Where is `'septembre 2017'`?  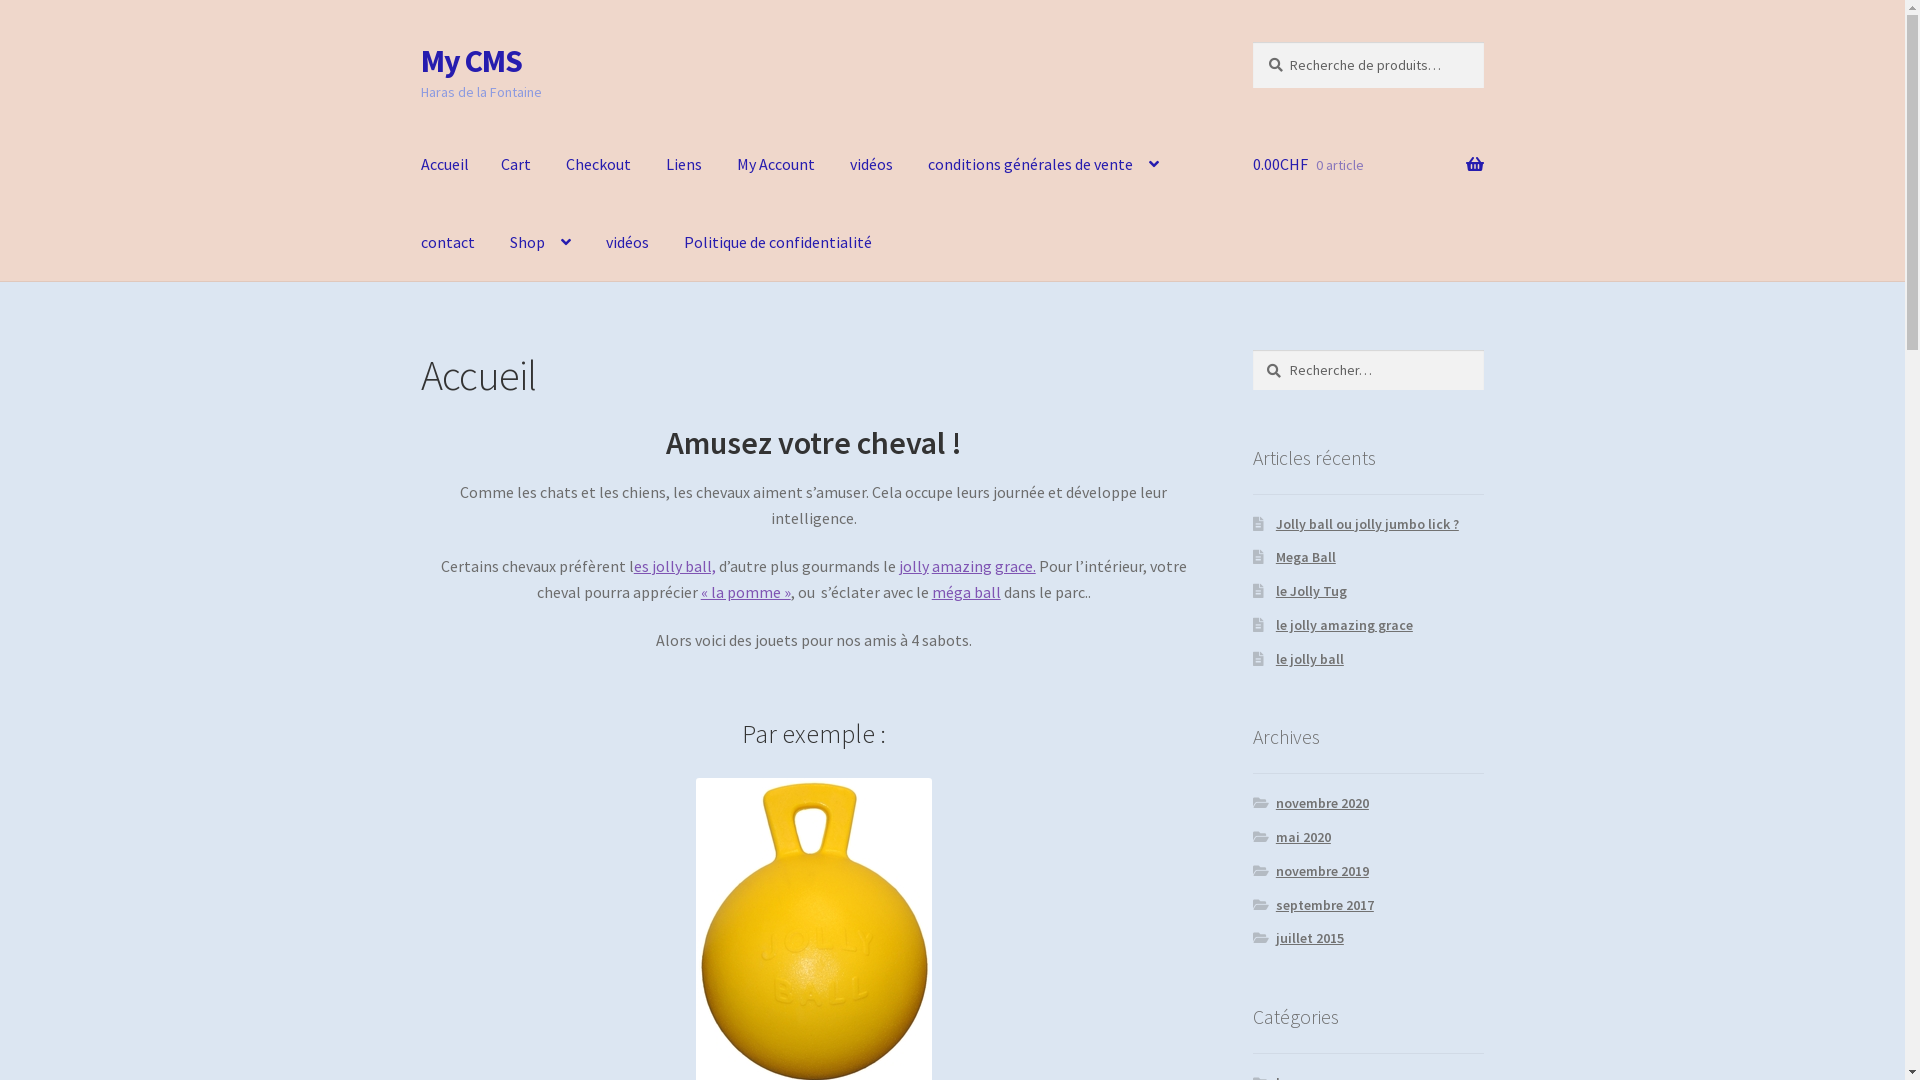 'septembre 2017' is located at coordinates (1275, 905).